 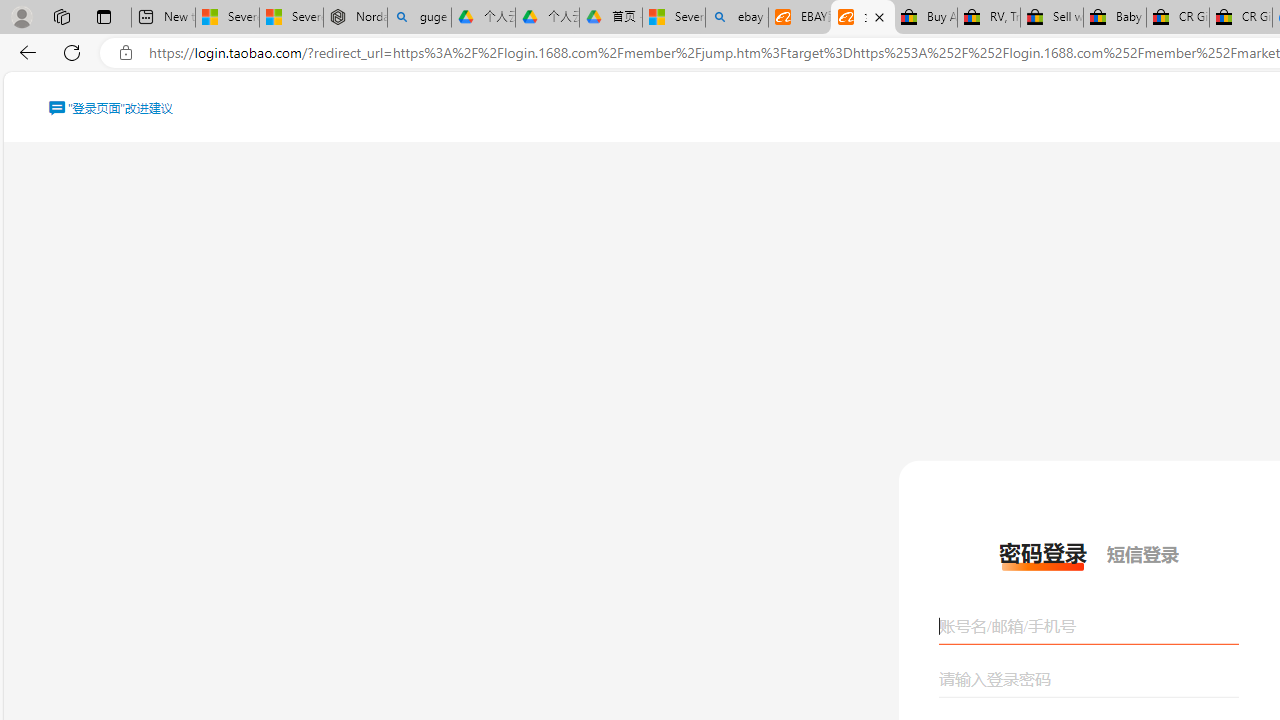 What do you see at coordinates (125, 52) in the screenshot?
I see `'View site information'` at bounding box center [125, 52].